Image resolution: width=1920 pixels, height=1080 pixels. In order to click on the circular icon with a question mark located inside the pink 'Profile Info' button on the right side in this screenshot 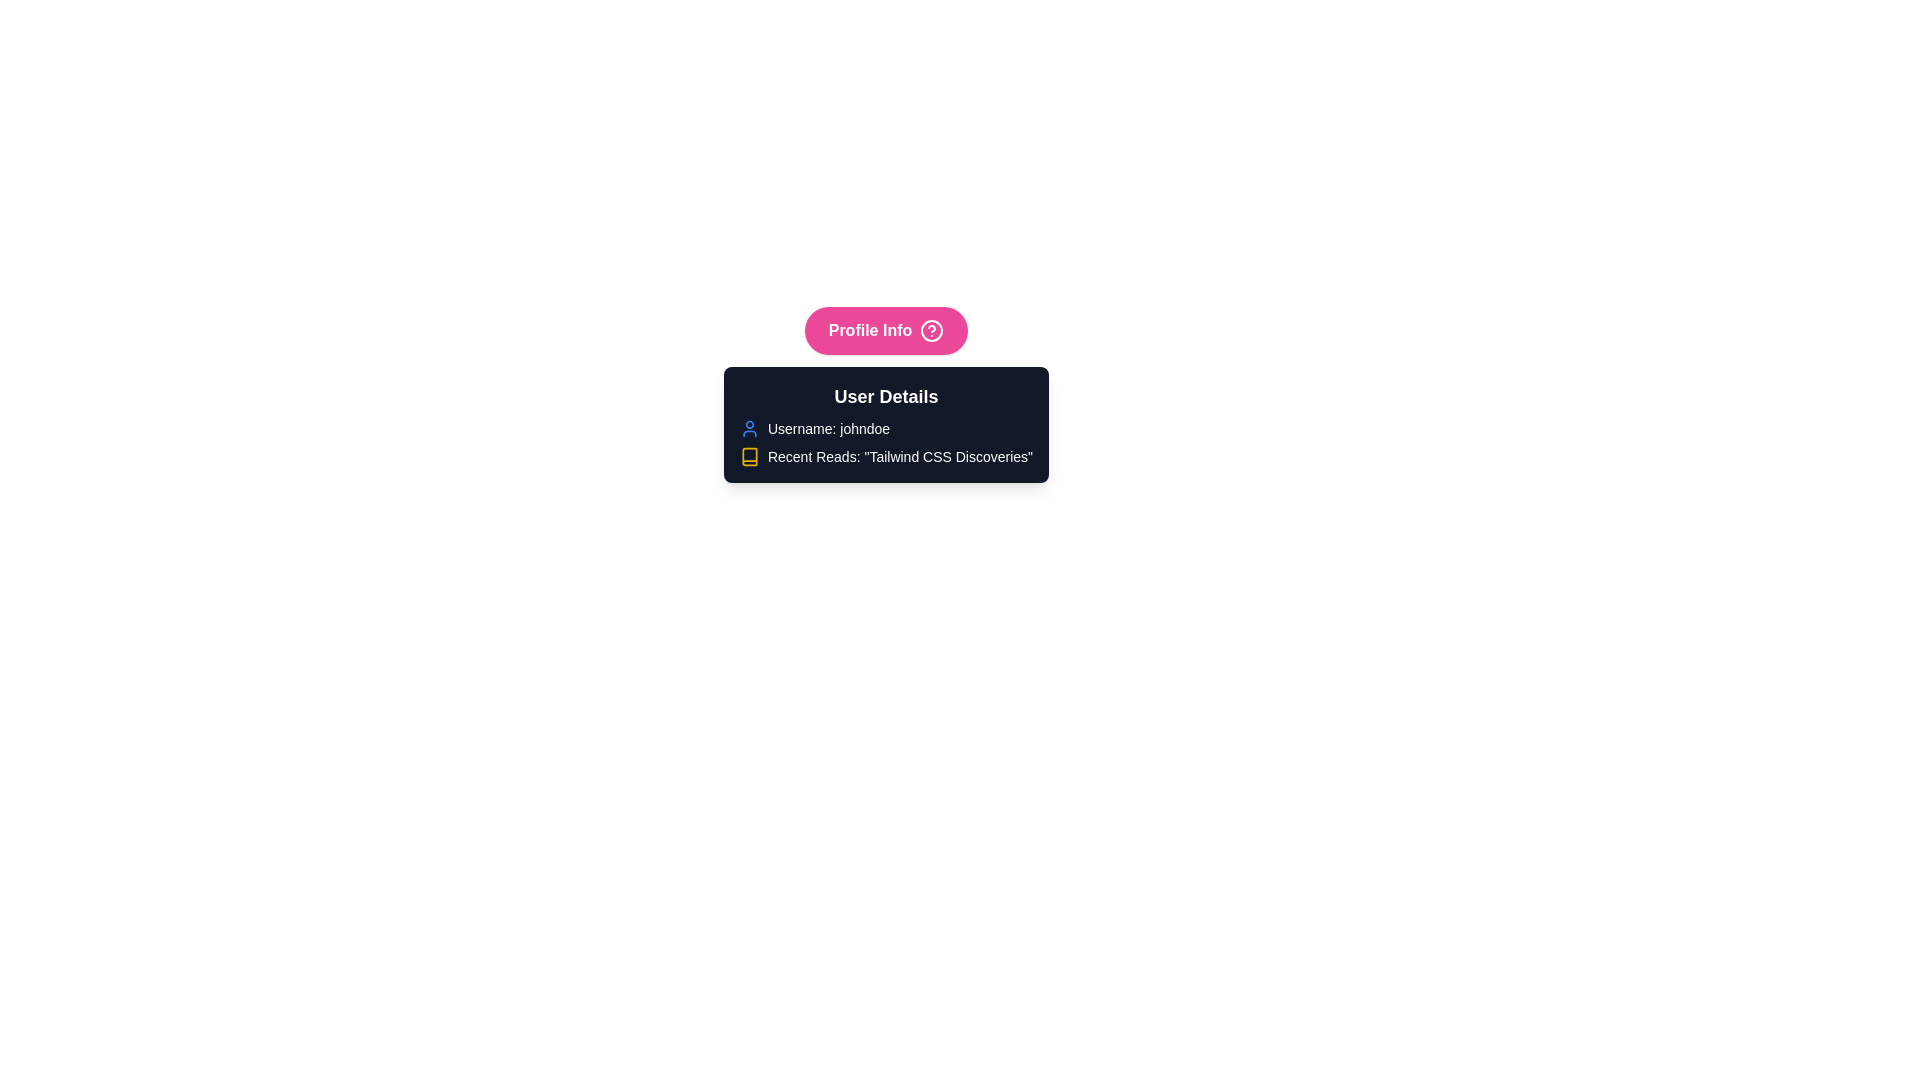, I will do `click(931, 330)`.